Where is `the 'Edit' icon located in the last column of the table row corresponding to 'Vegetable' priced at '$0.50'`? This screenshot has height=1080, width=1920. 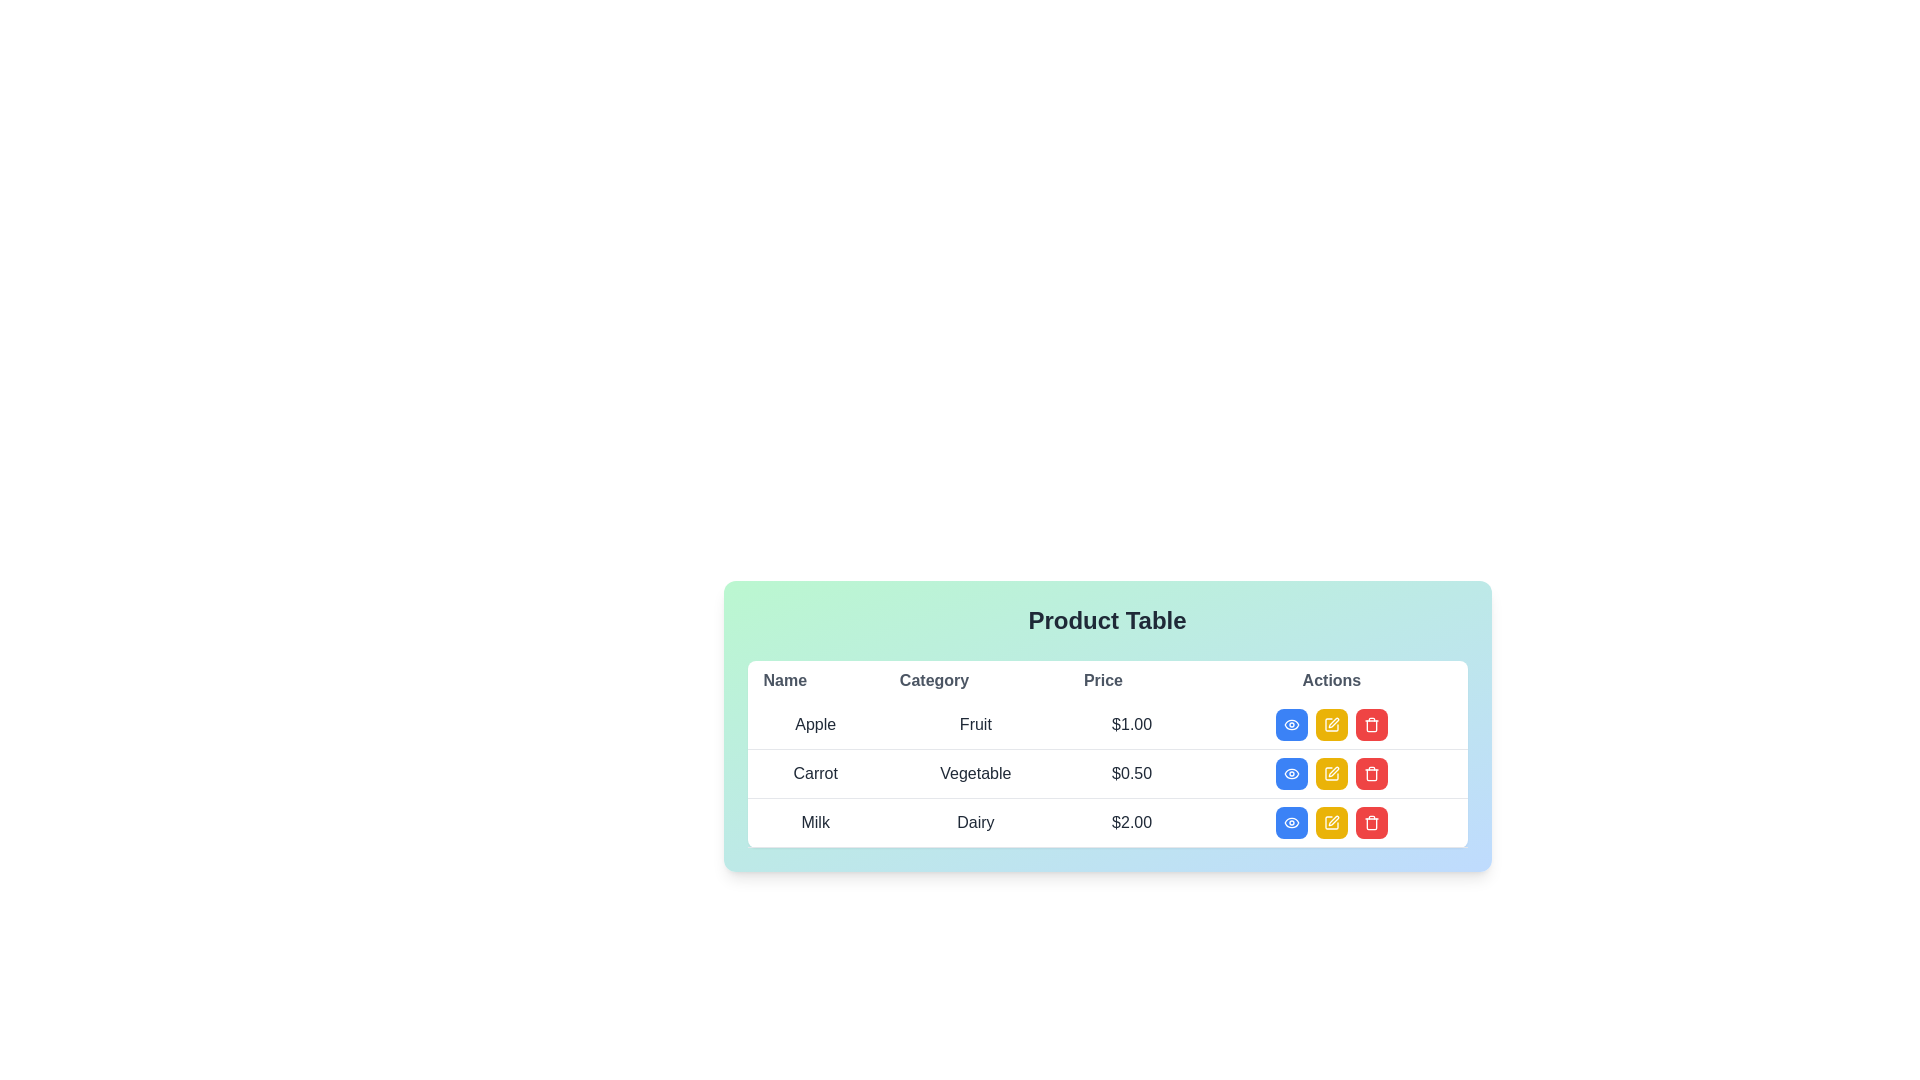 the 'Edit' icon located in the last column of the table row corresponding to 'Vegetable' priced at '$0.50' is located at coordinates (1334, 770).